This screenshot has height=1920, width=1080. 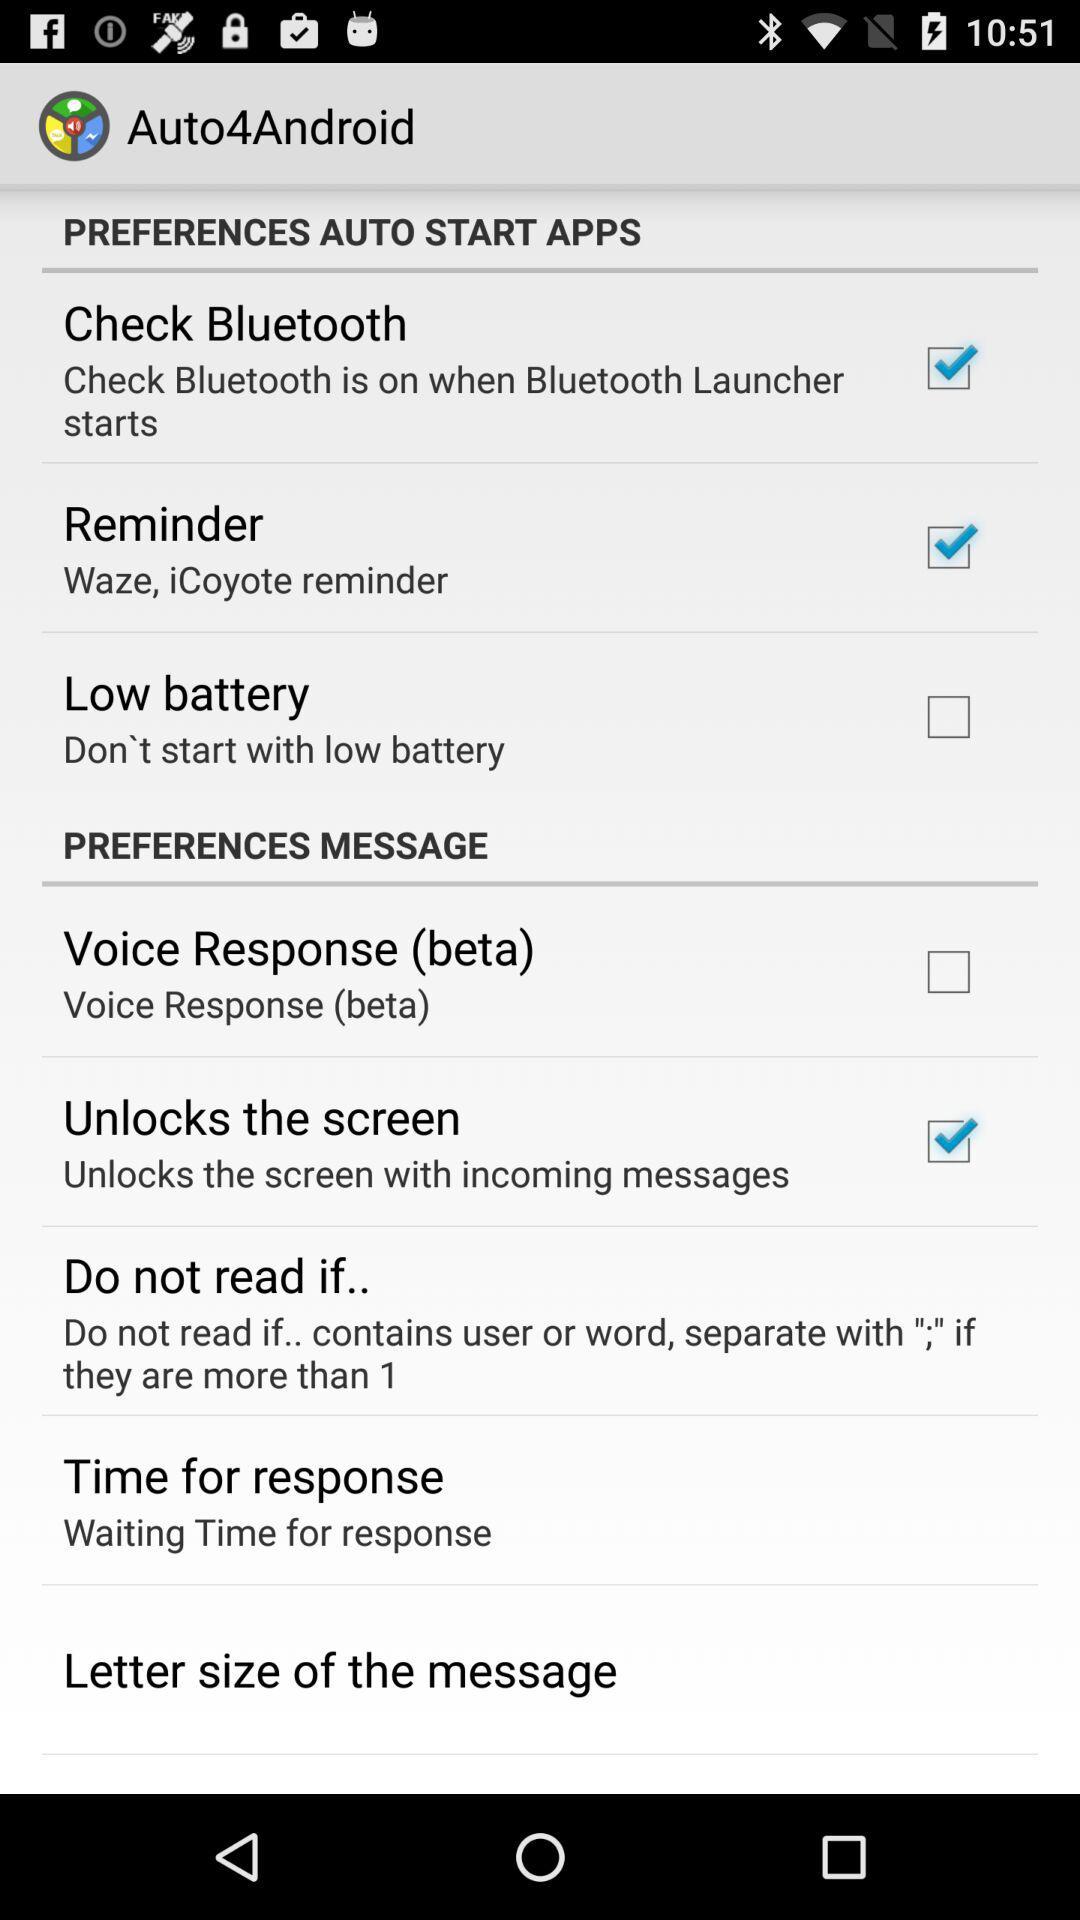 I want to click on the letter size of app, so click(x=339, y=1669).